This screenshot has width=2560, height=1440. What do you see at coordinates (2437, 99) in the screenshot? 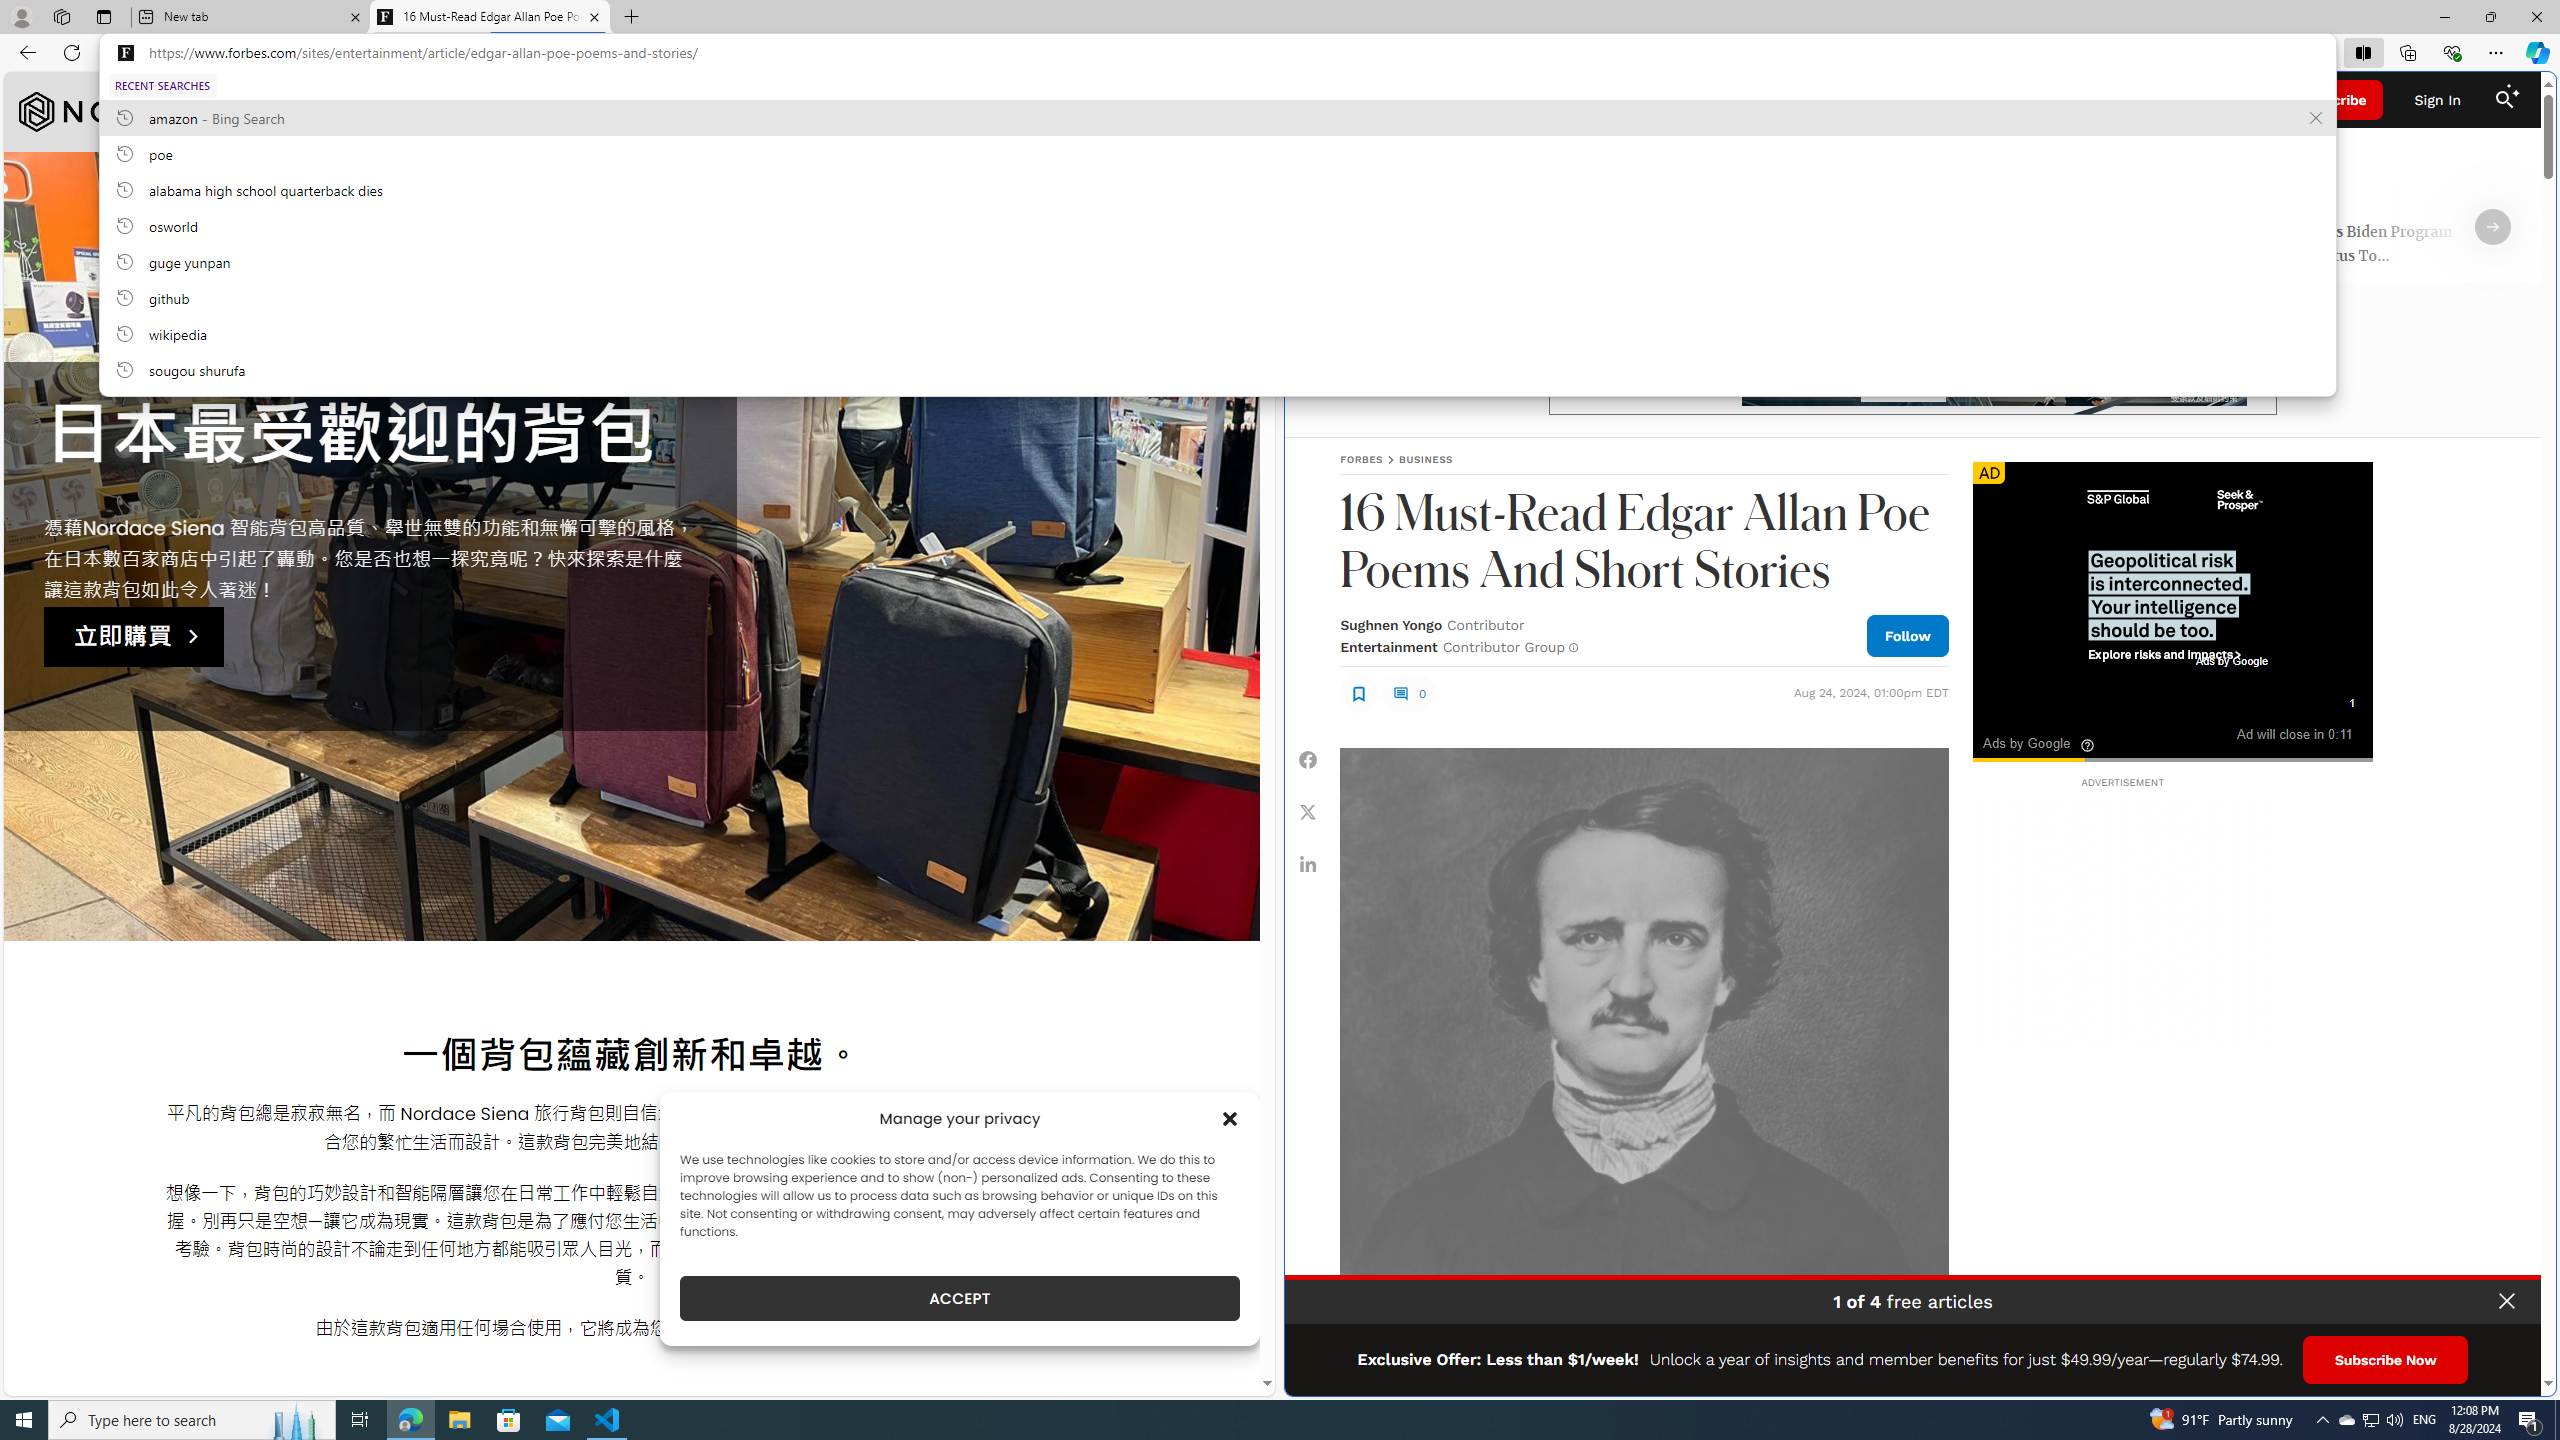
I see `'Sign In'` at bounding box center [2437, 99].